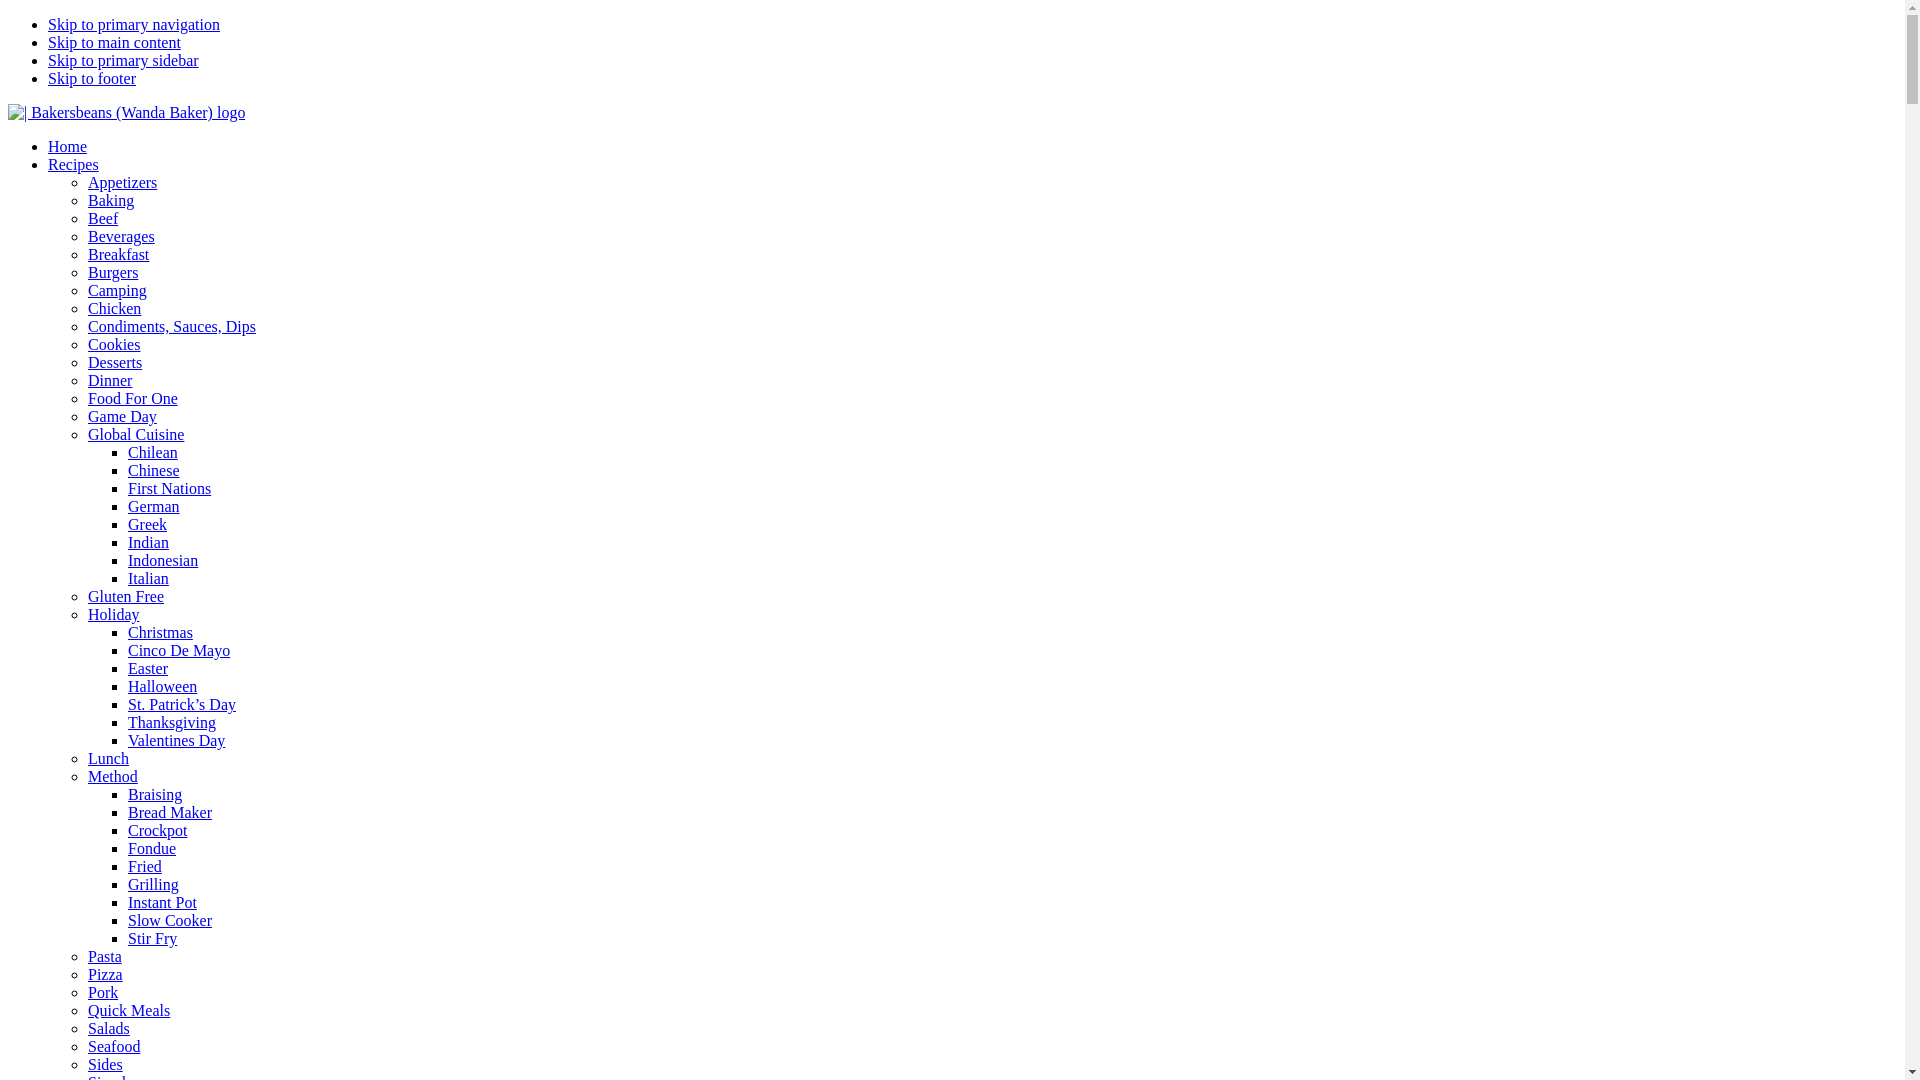  I want to click on 'Recipes', so click(73, 163).